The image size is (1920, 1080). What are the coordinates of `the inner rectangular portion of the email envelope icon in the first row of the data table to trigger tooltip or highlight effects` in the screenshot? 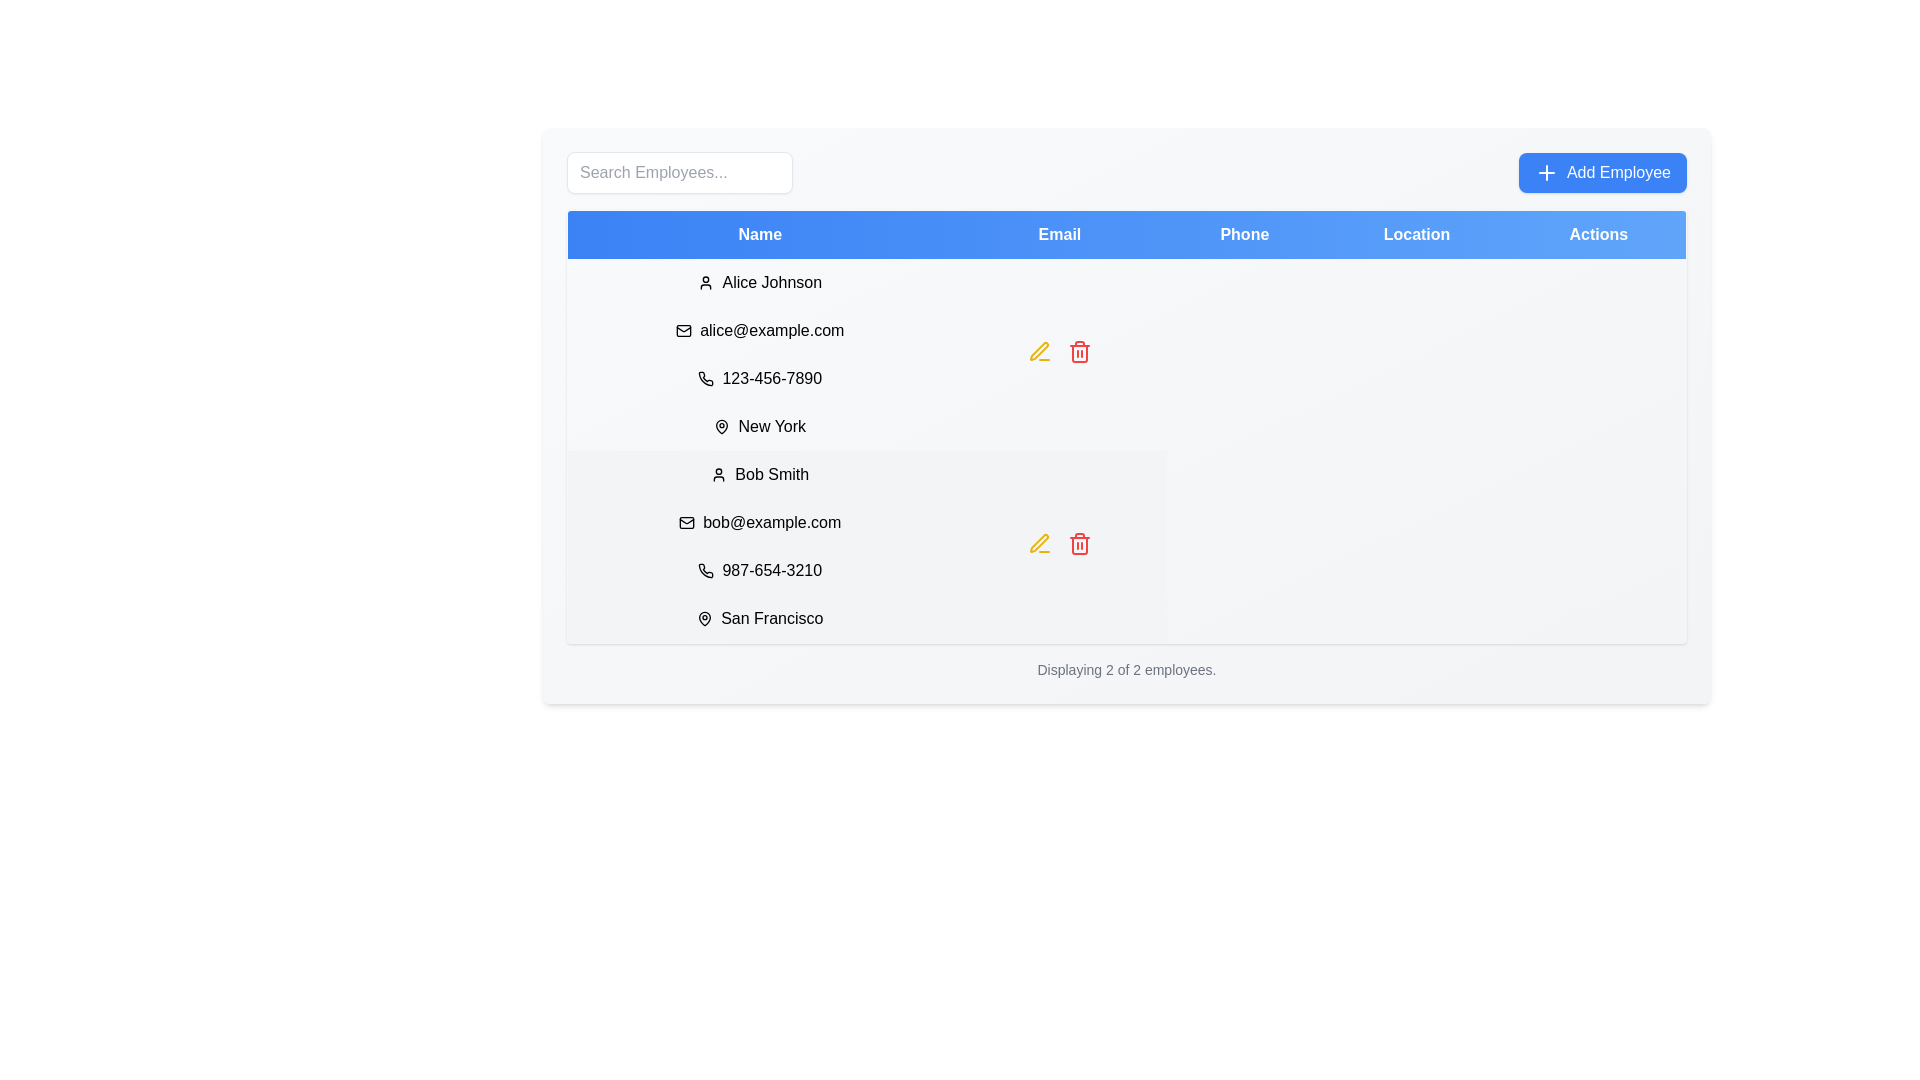 It's located at (684, 330).